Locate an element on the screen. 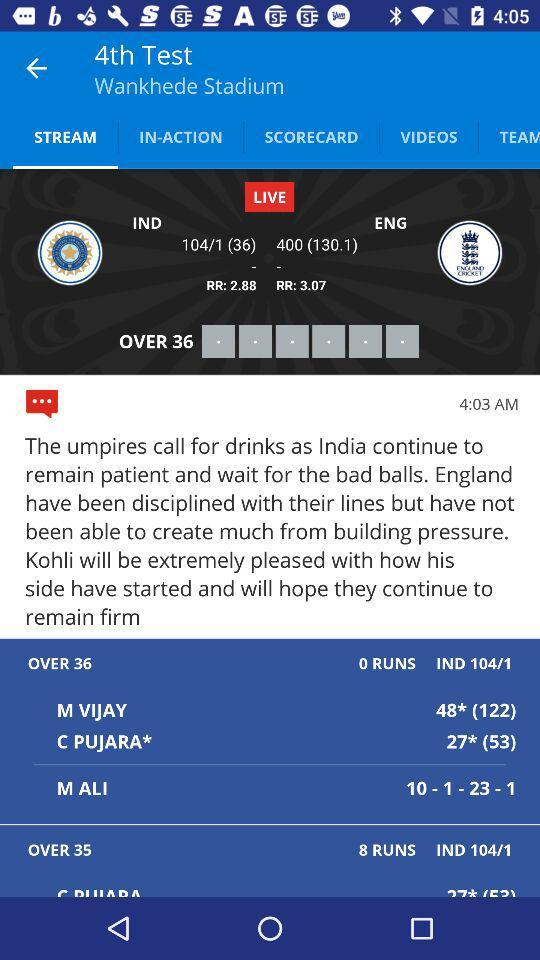  the item to the right of the videos icon is located at coordinates (509, 135).